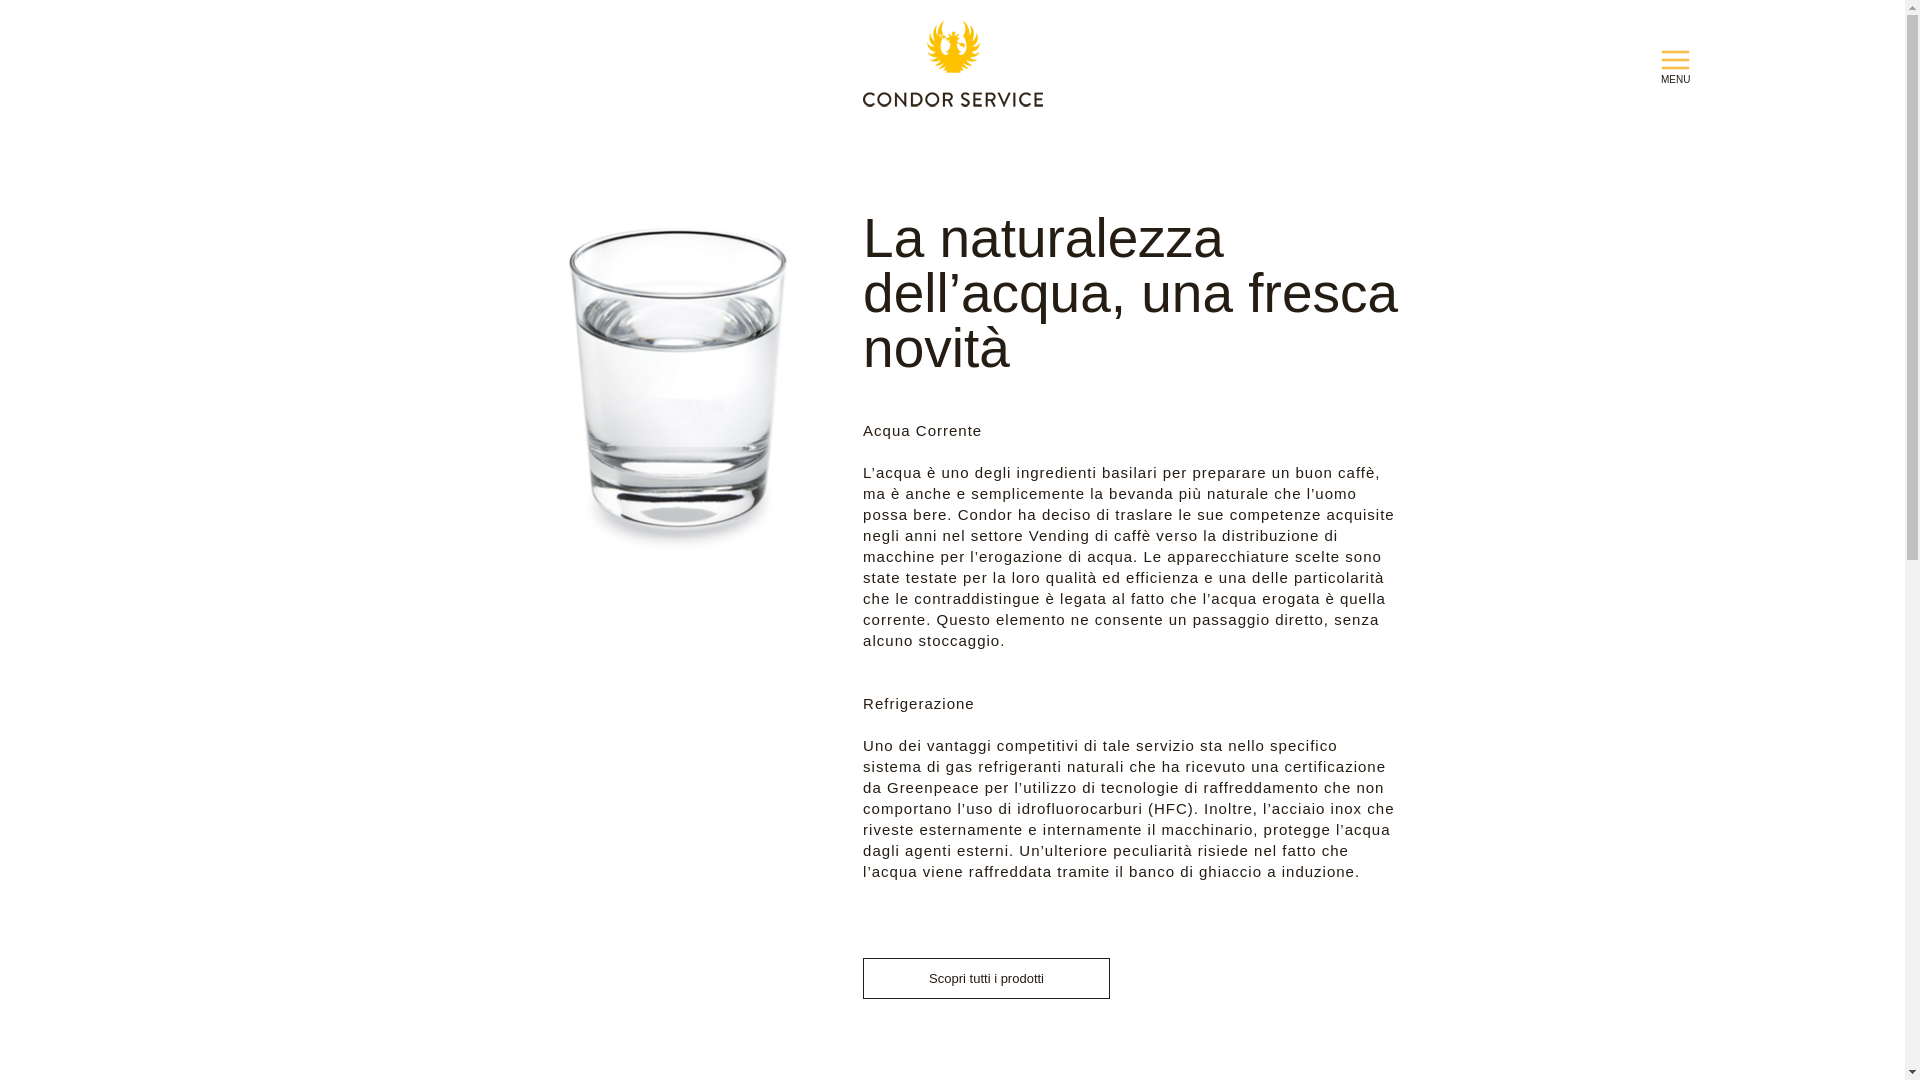 This screenshot has width=1920, height=1080. Describe the element at coordinates (1656, 68) in the screenshot. I see `'MENU'` at that location.